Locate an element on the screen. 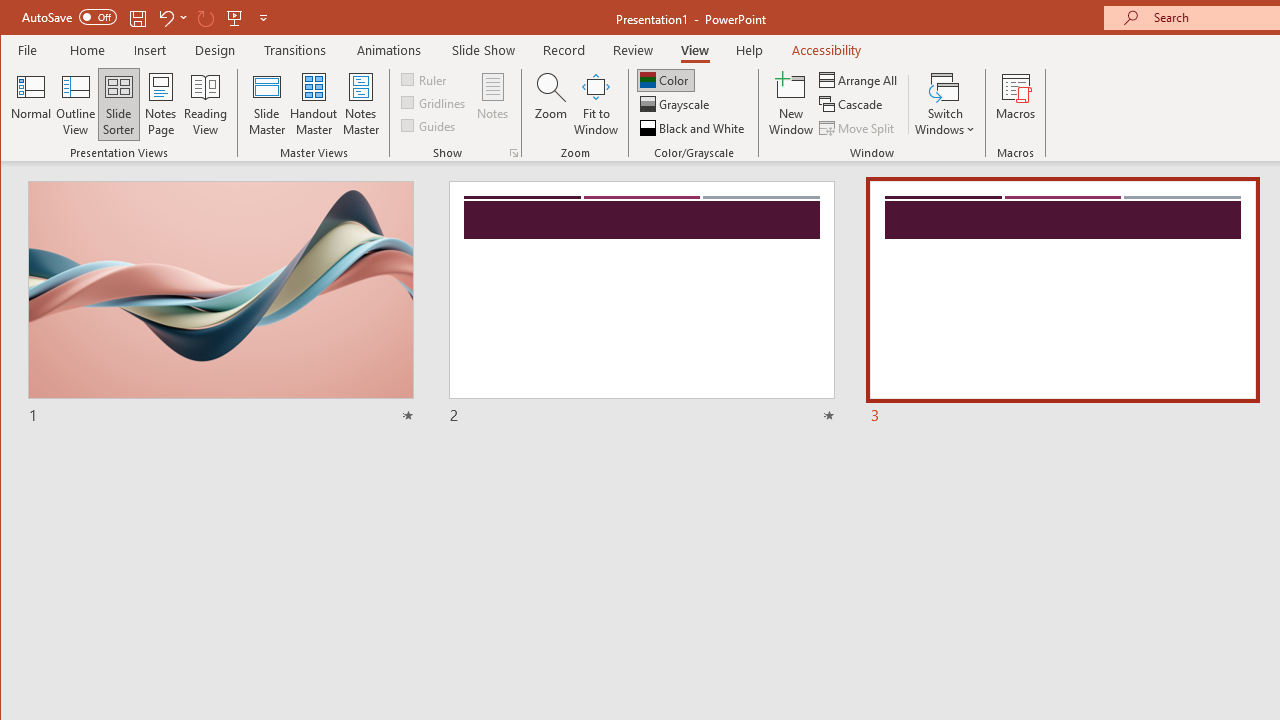 The height and width of the screenshot is (720, 1280). 'Color' is located at coordinates (666, 79).